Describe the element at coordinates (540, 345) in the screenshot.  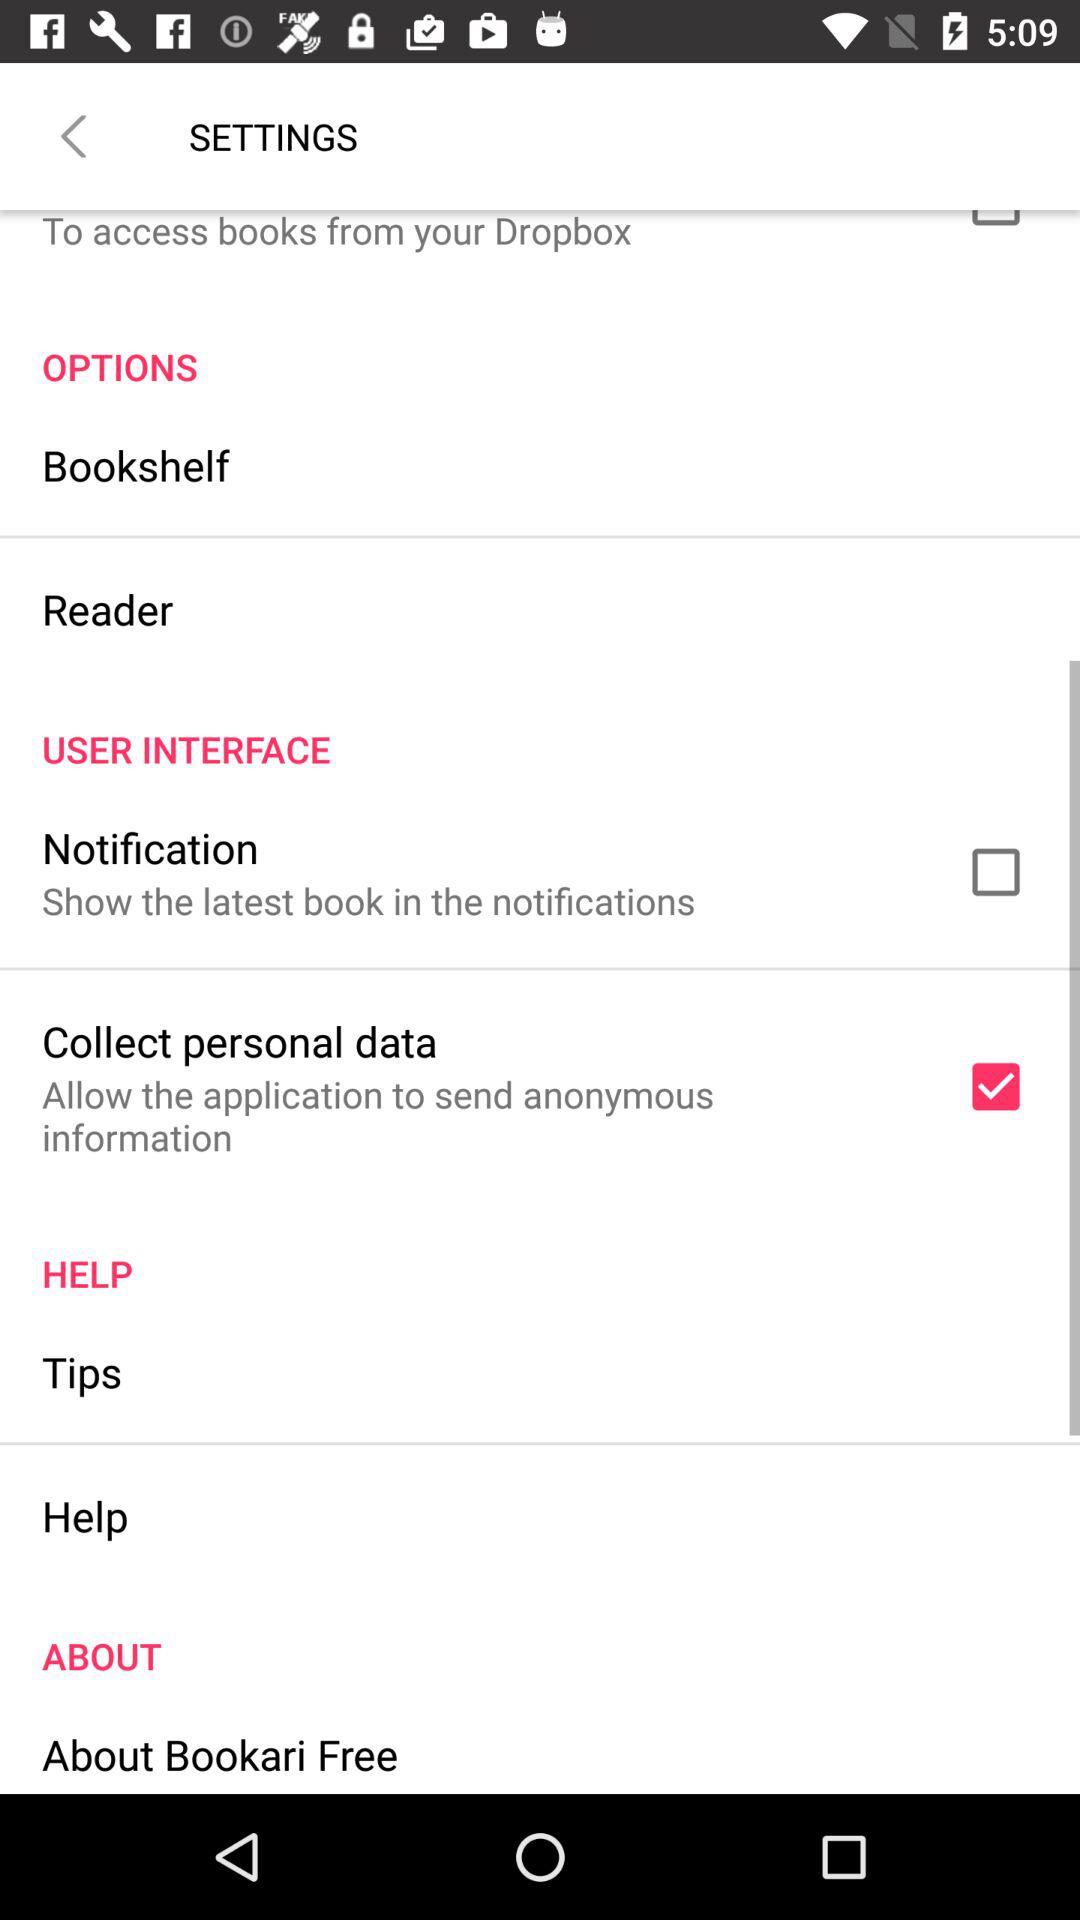
I see `the icon above bookshelf item` at that location.